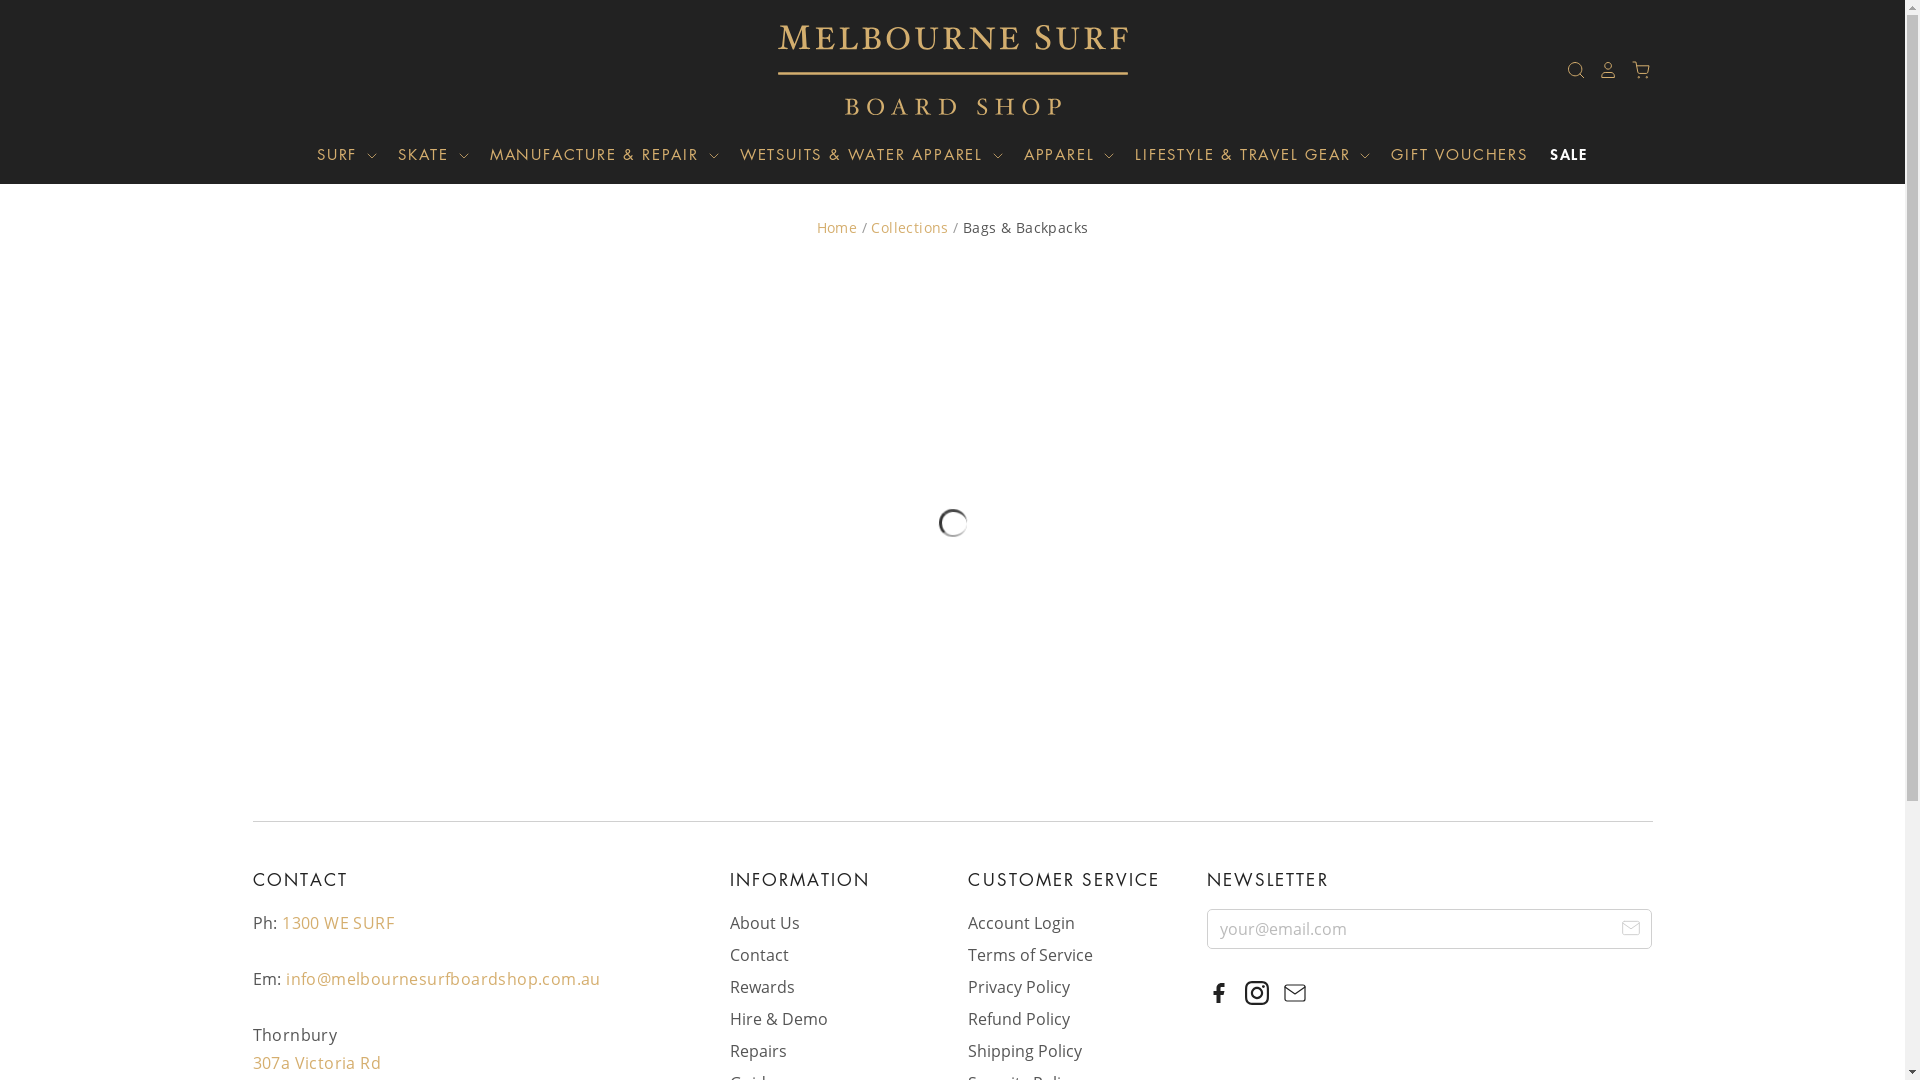  Describe the element at coordinates (1003, 153) in the screenshot. I see `'APPAREL'` at that location.